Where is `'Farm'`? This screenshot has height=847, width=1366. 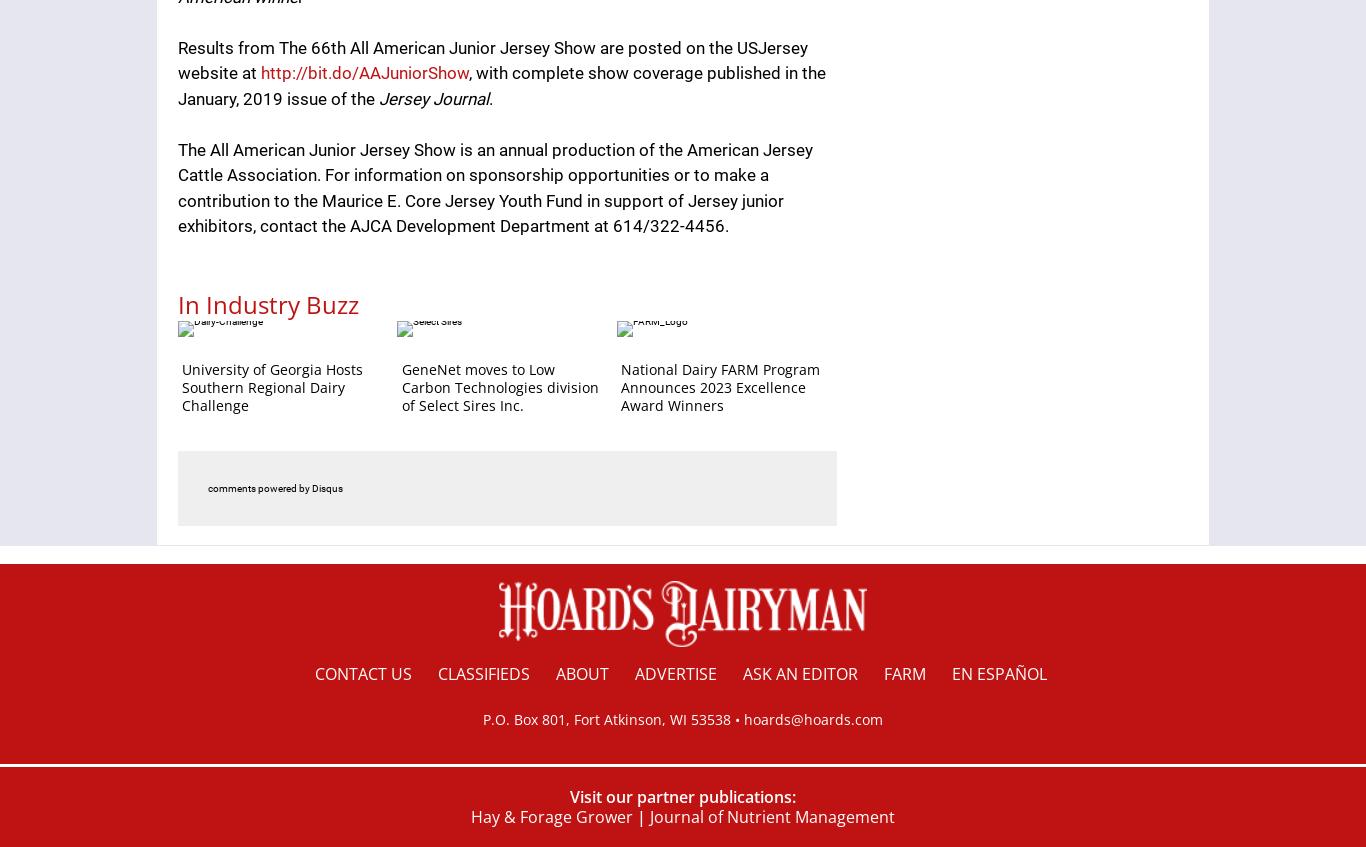 'Farm' is located at coordinates (903, 673).